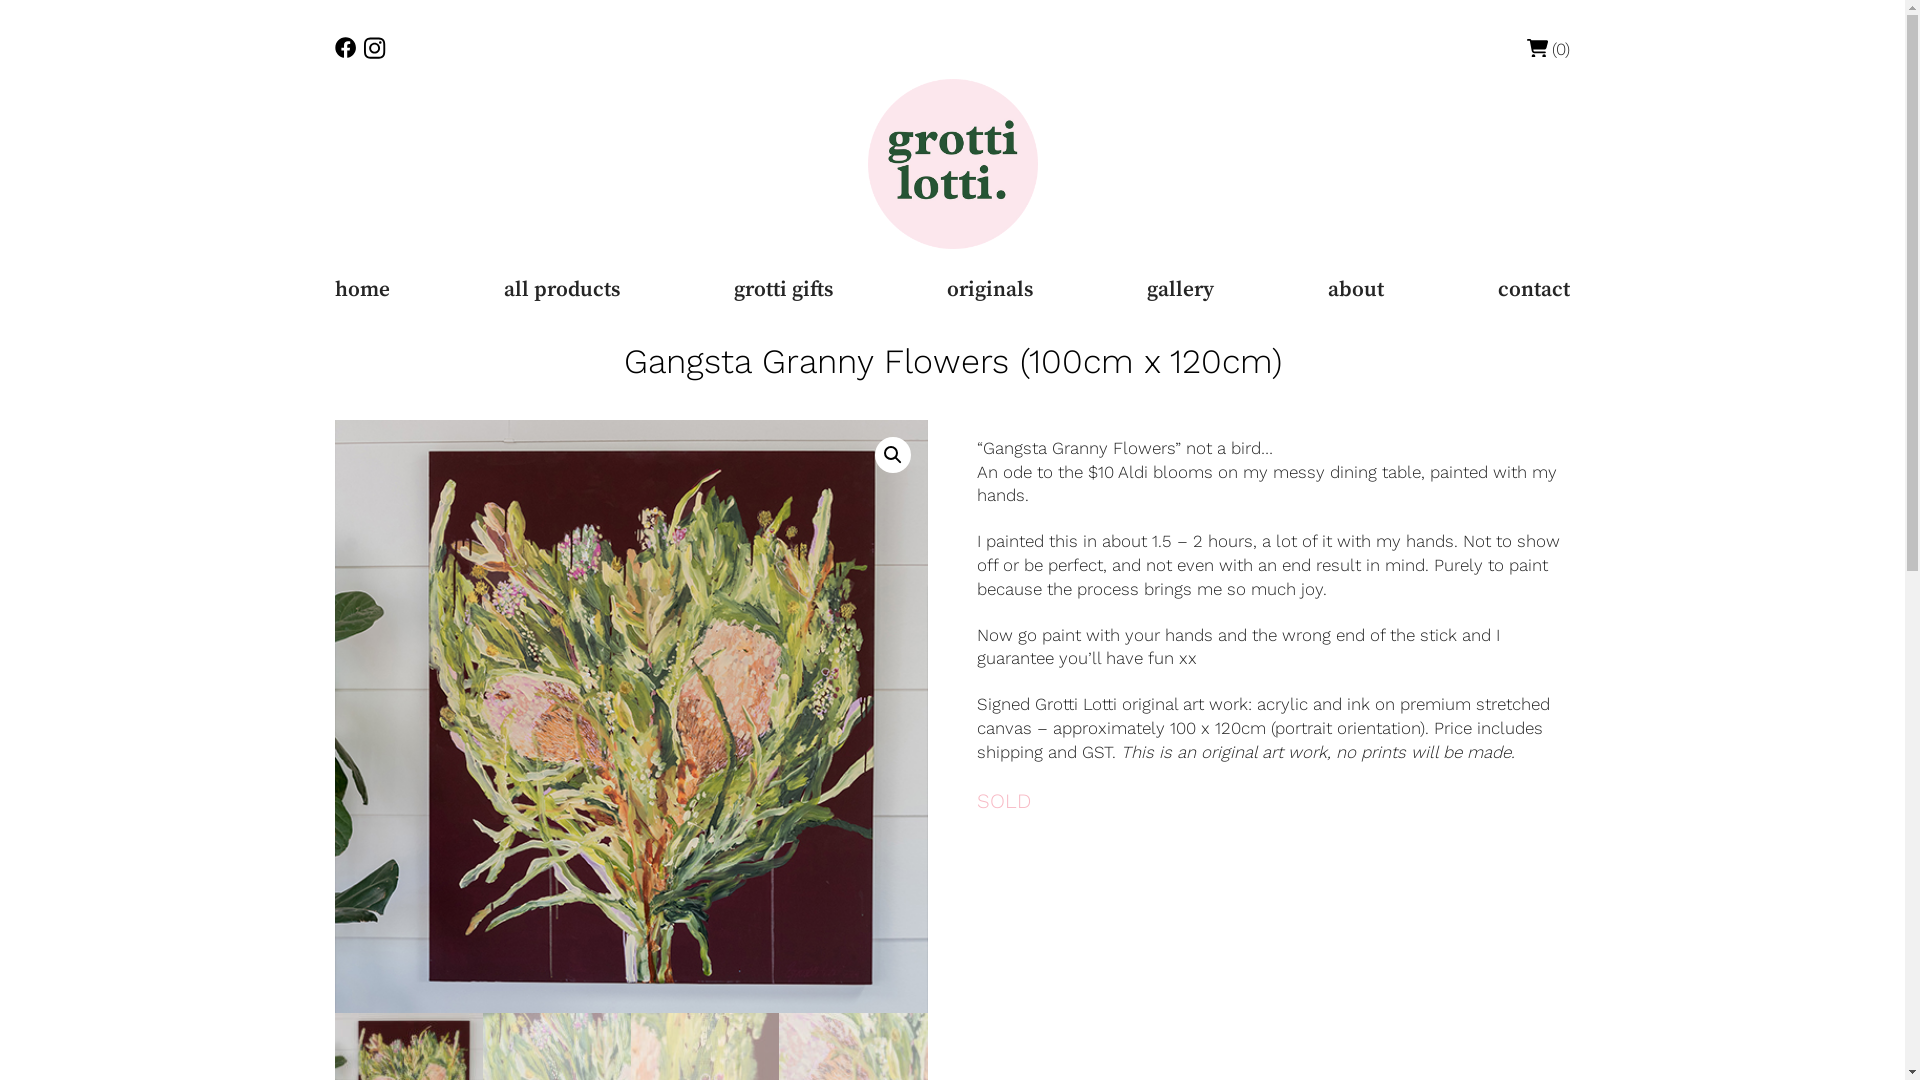  I want to click on 'all products', so click(560, 289).